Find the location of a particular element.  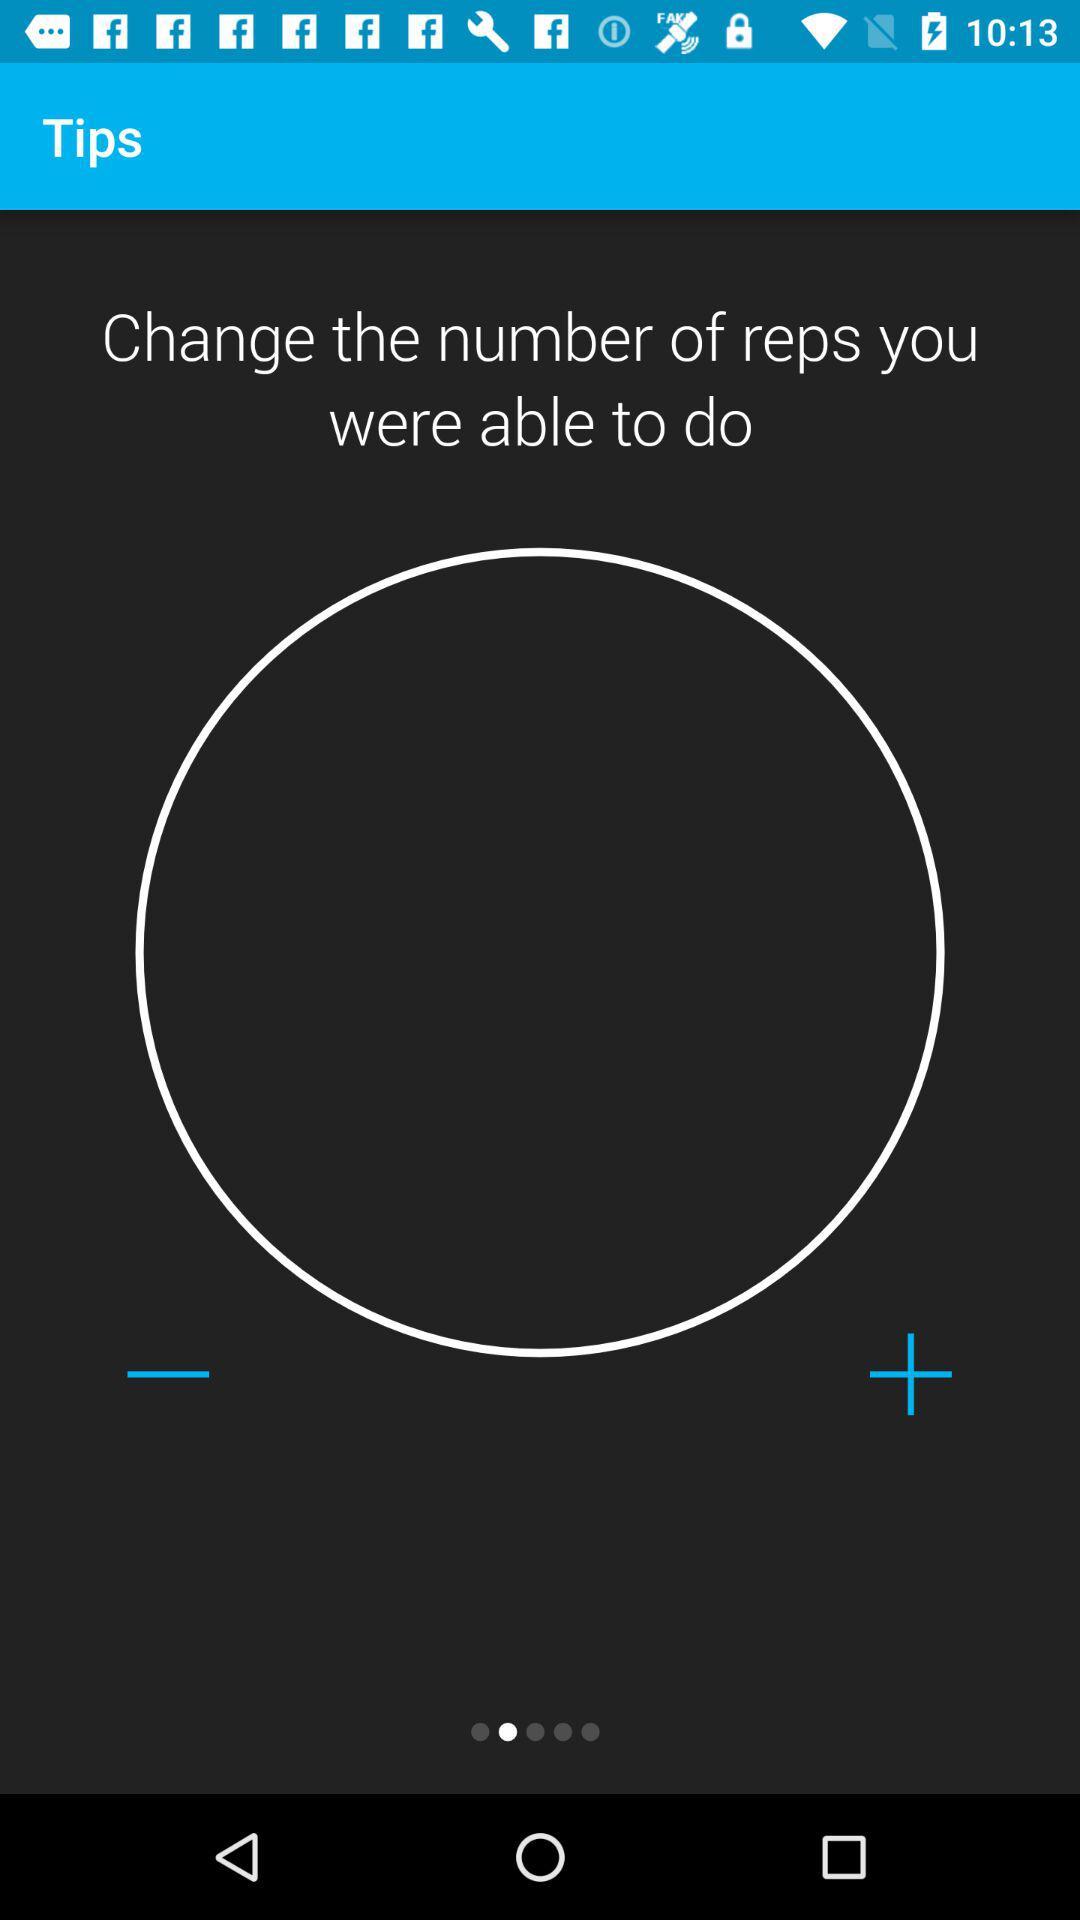

the item at the center is located at coordinates (540, 951).